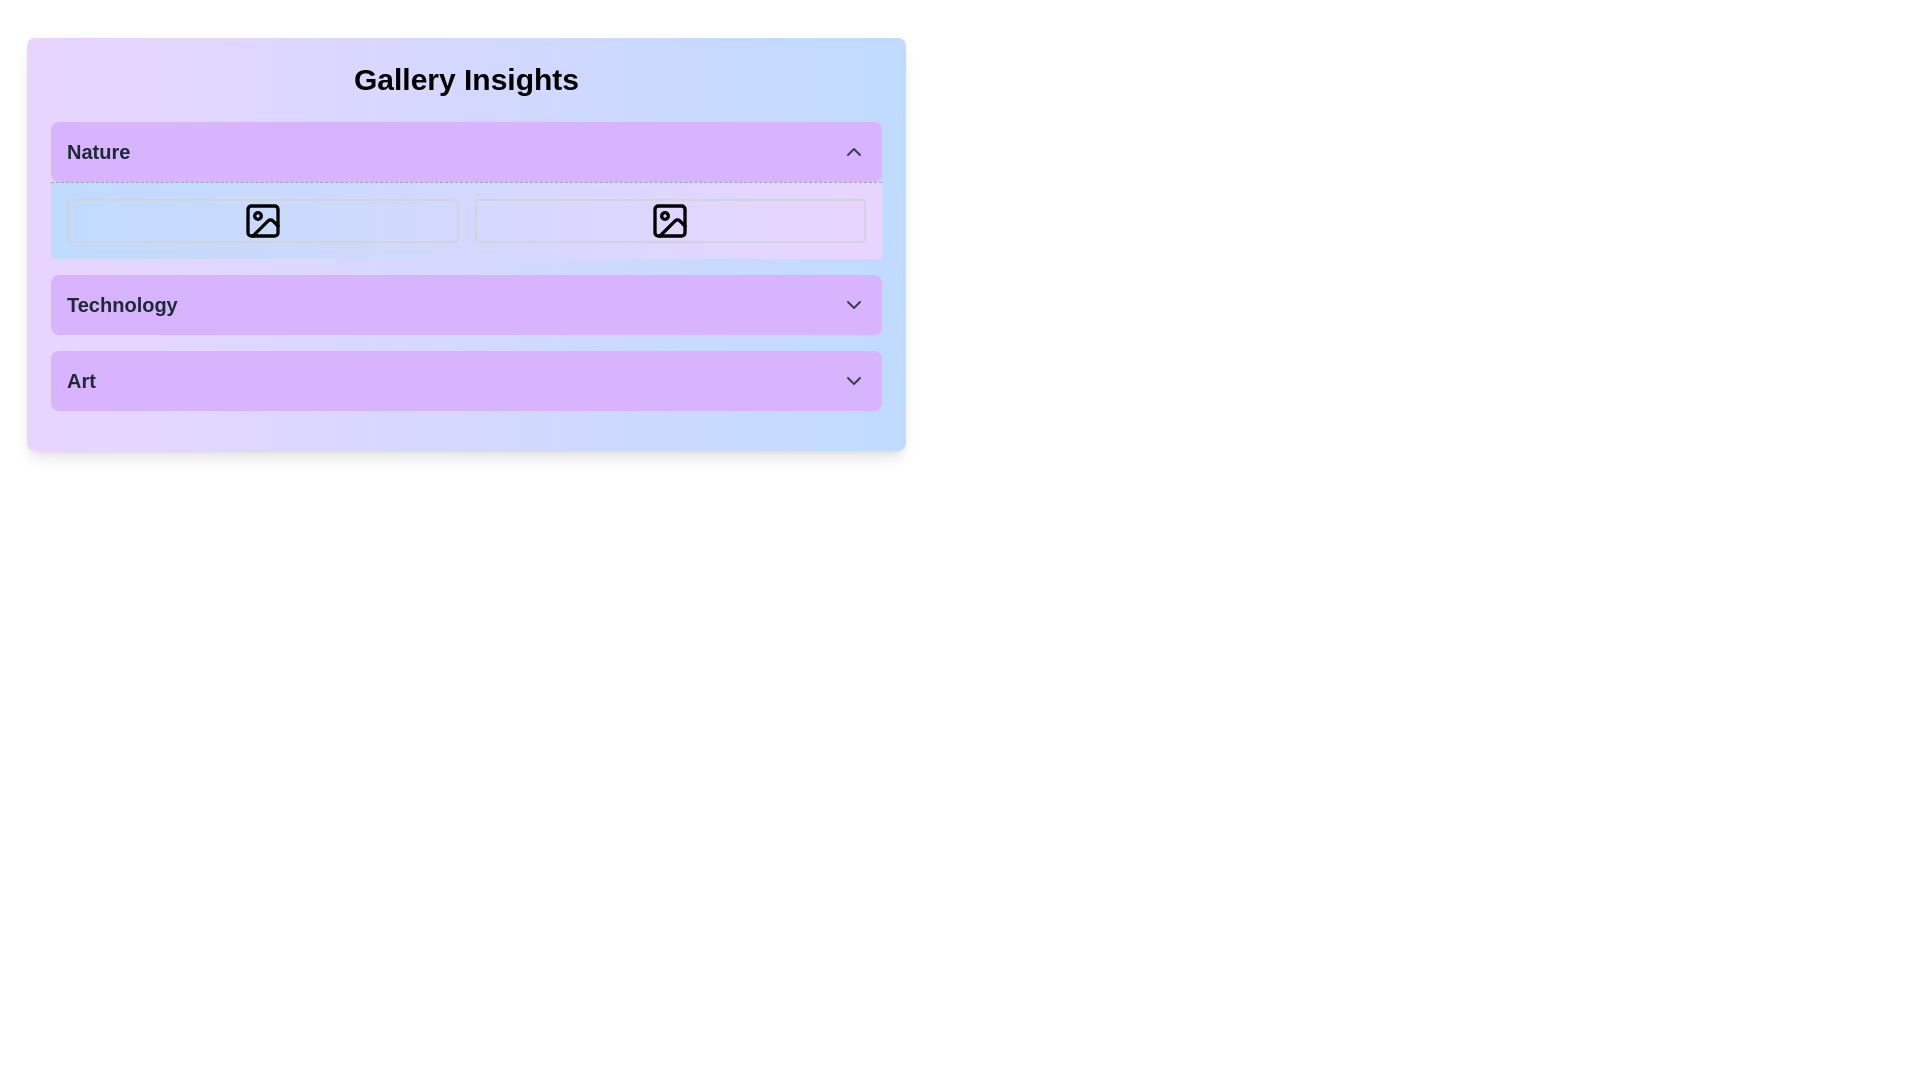  I want to click on the second icon in the 'Nature' section of the 'Gallery Insights' interface, so click(670, 220).